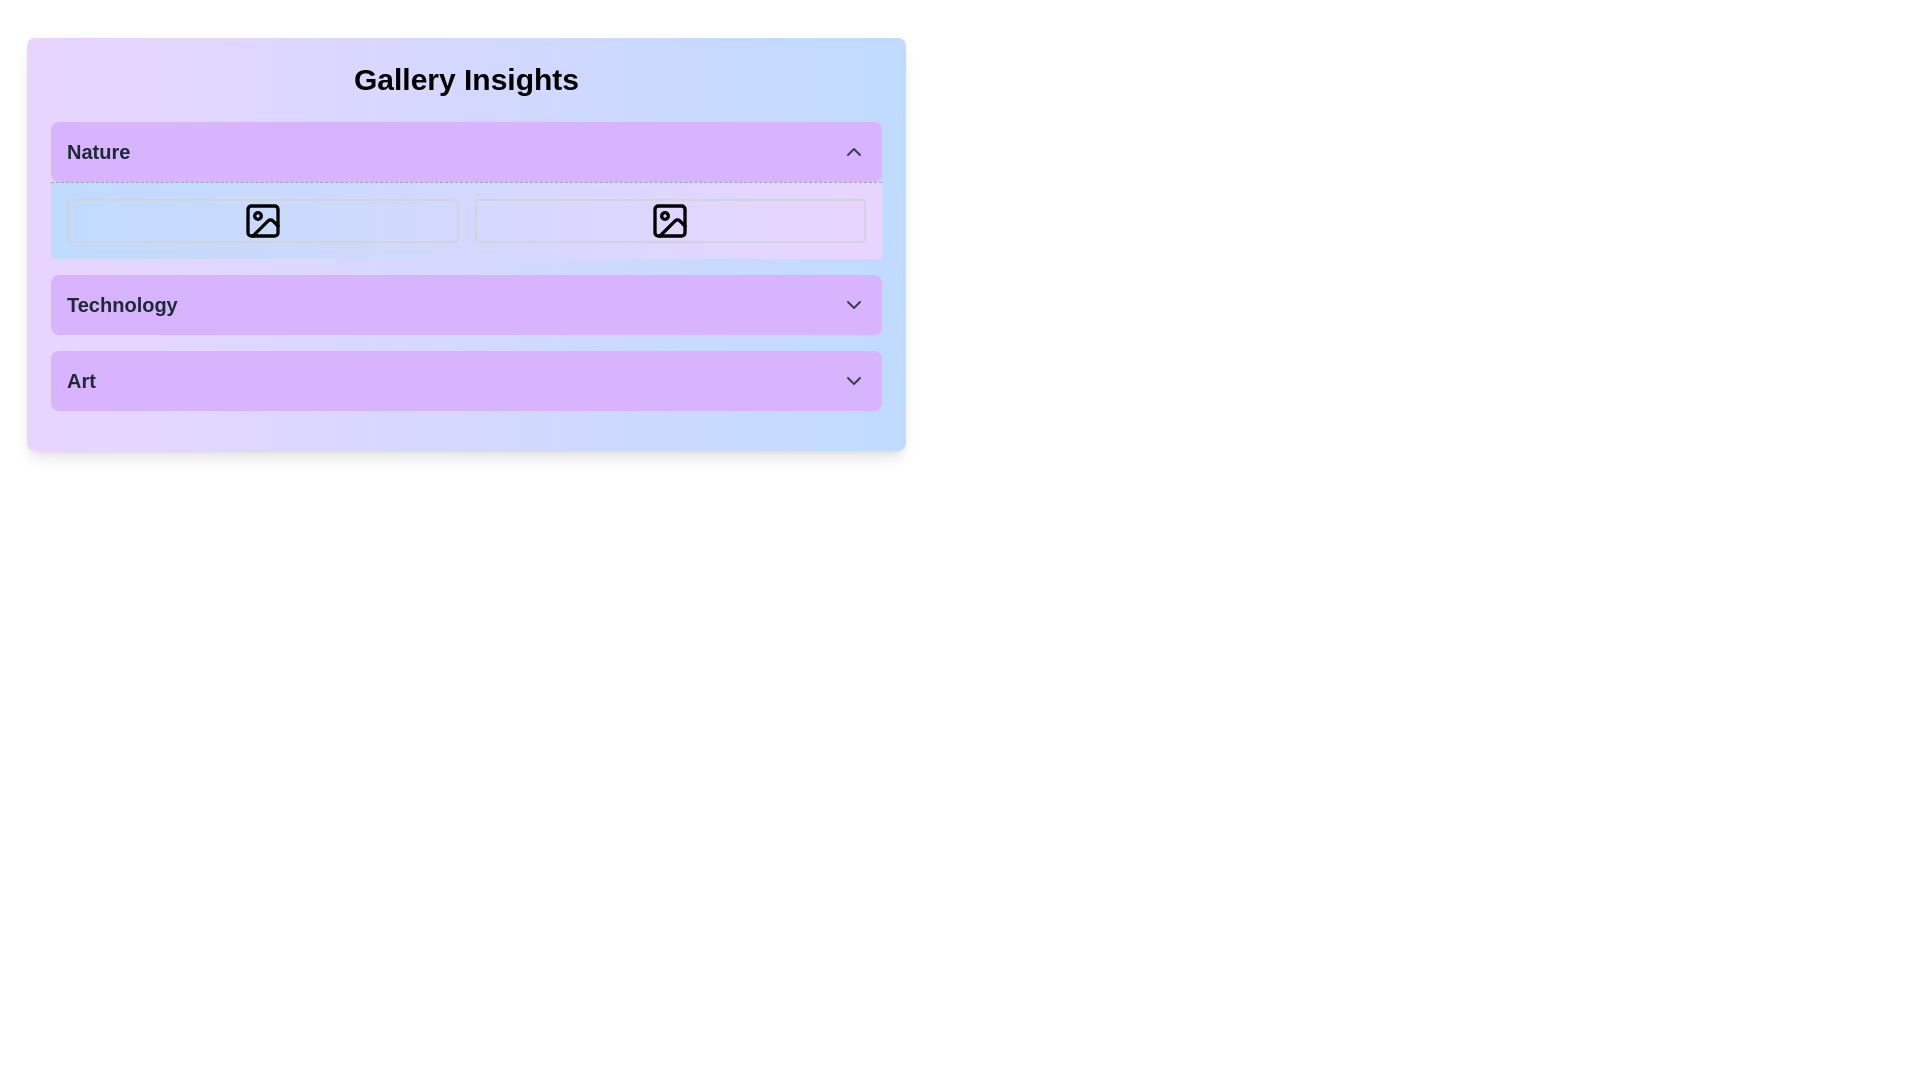  I want to click on the second icon in the 'Nature' section of the 'Gallery Insights' interface, so click(670, 220).